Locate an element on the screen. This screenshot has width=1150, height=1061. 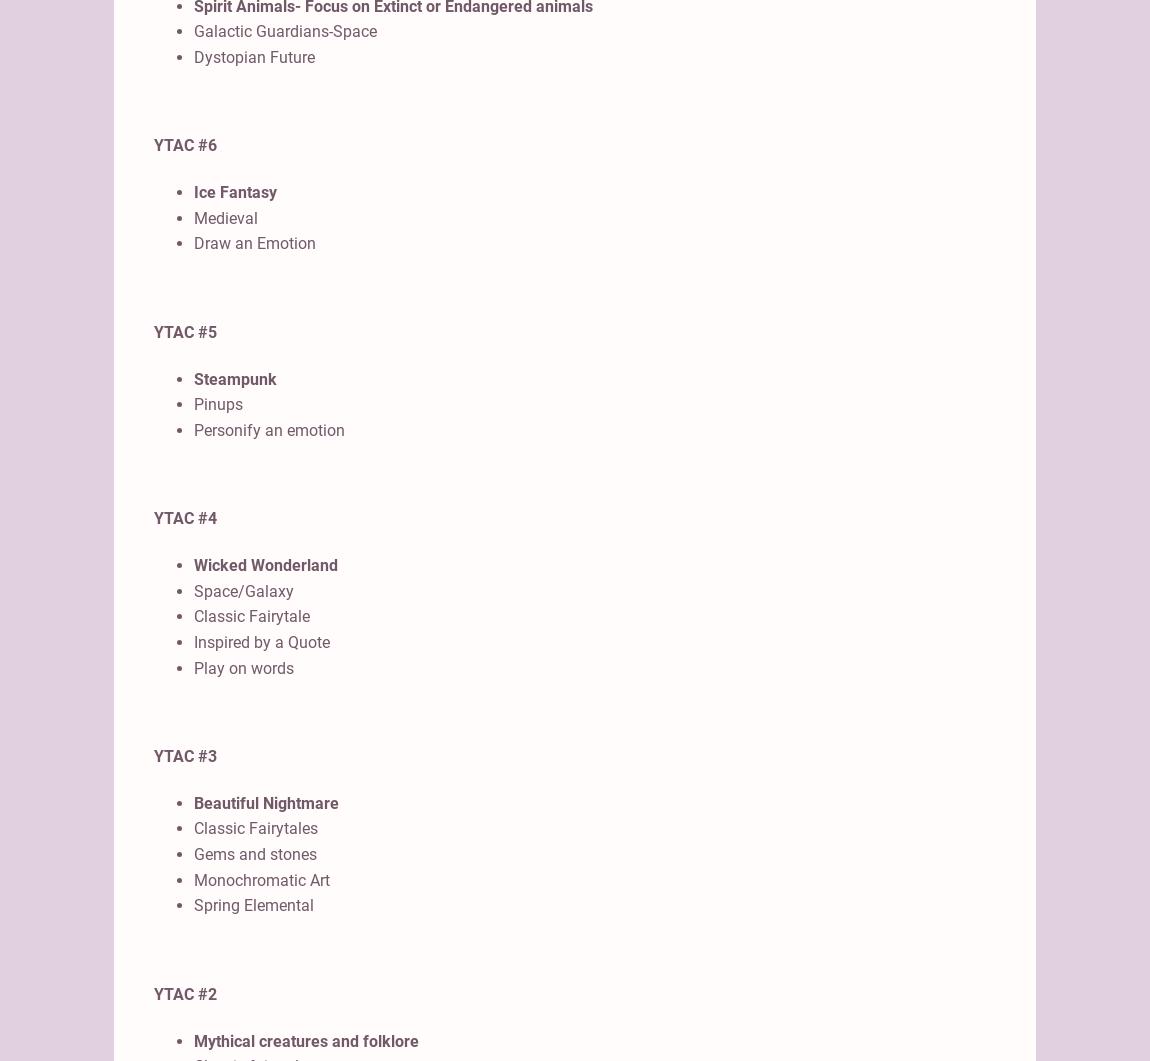
'YTAC #5' is located at coordinates (184, 330).